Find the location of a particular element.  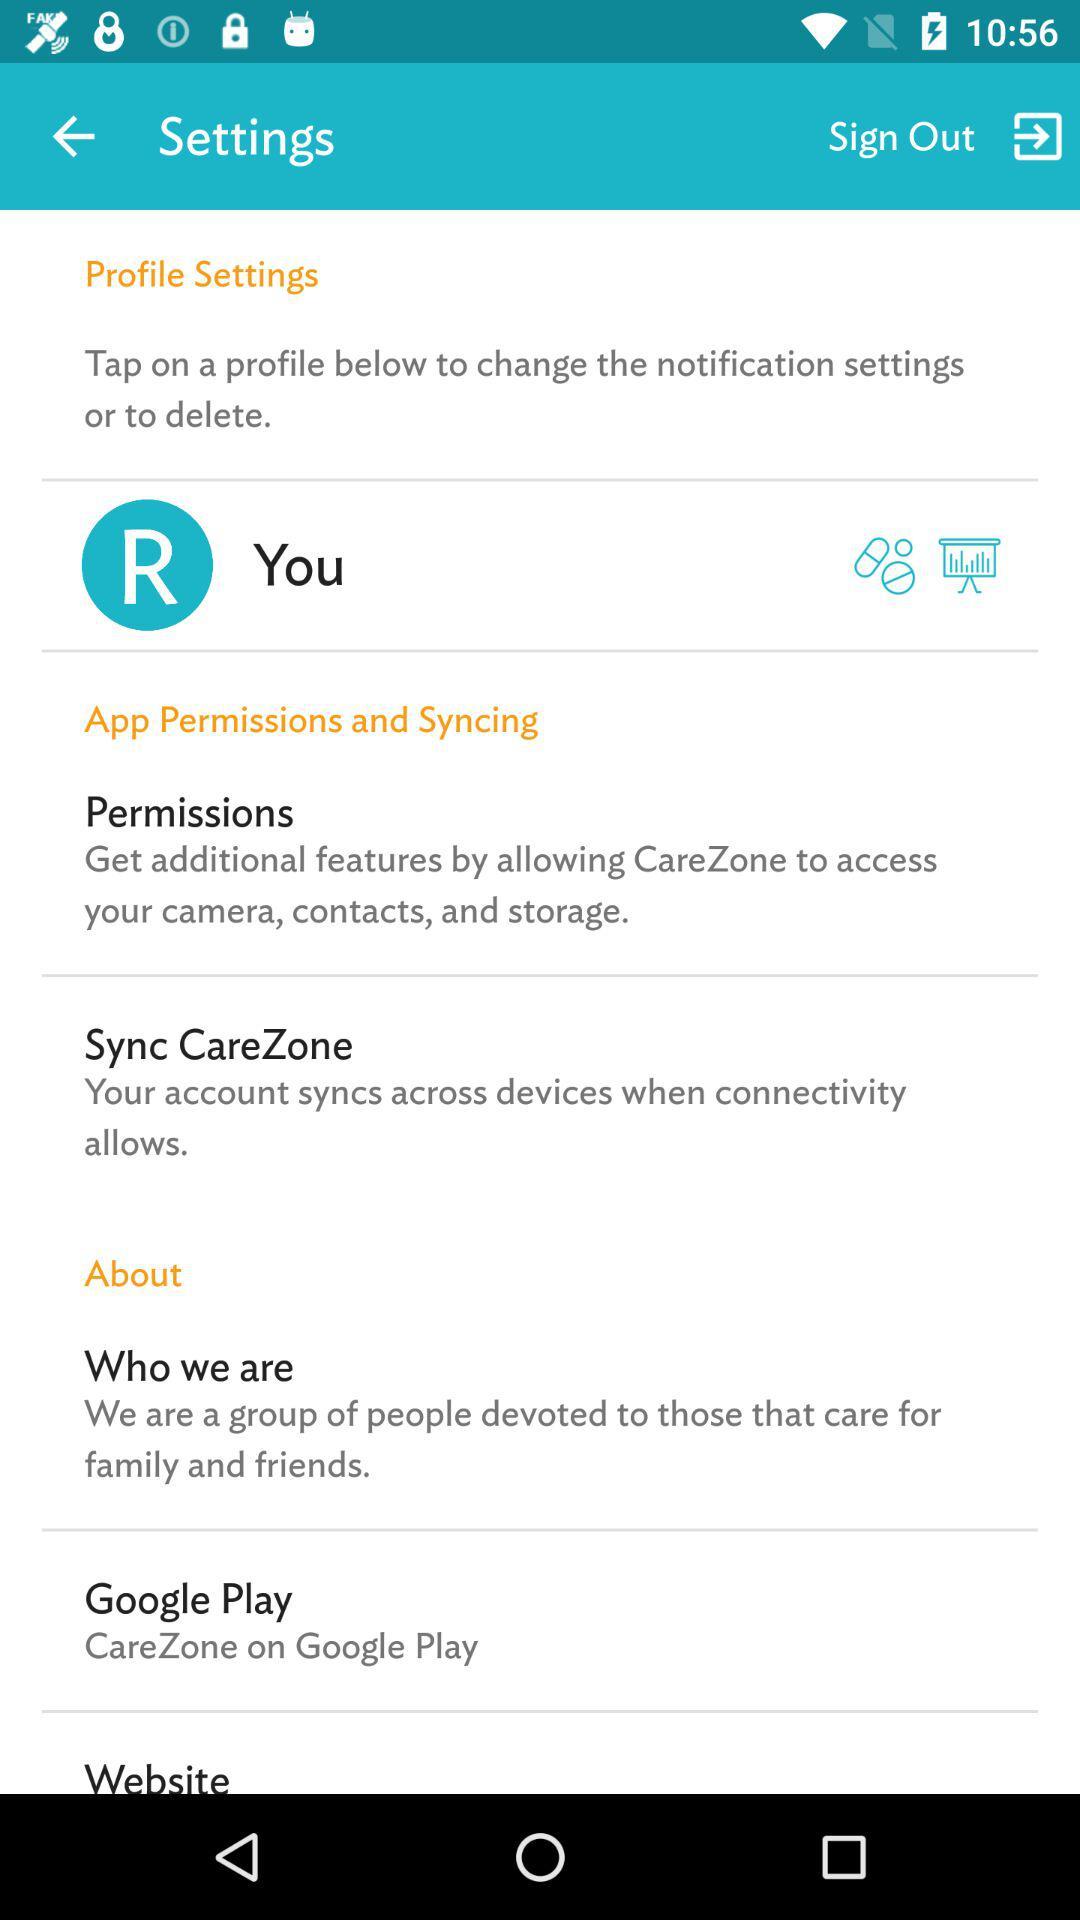

icon above your account syncs item is located at coordinates (218, 1043).